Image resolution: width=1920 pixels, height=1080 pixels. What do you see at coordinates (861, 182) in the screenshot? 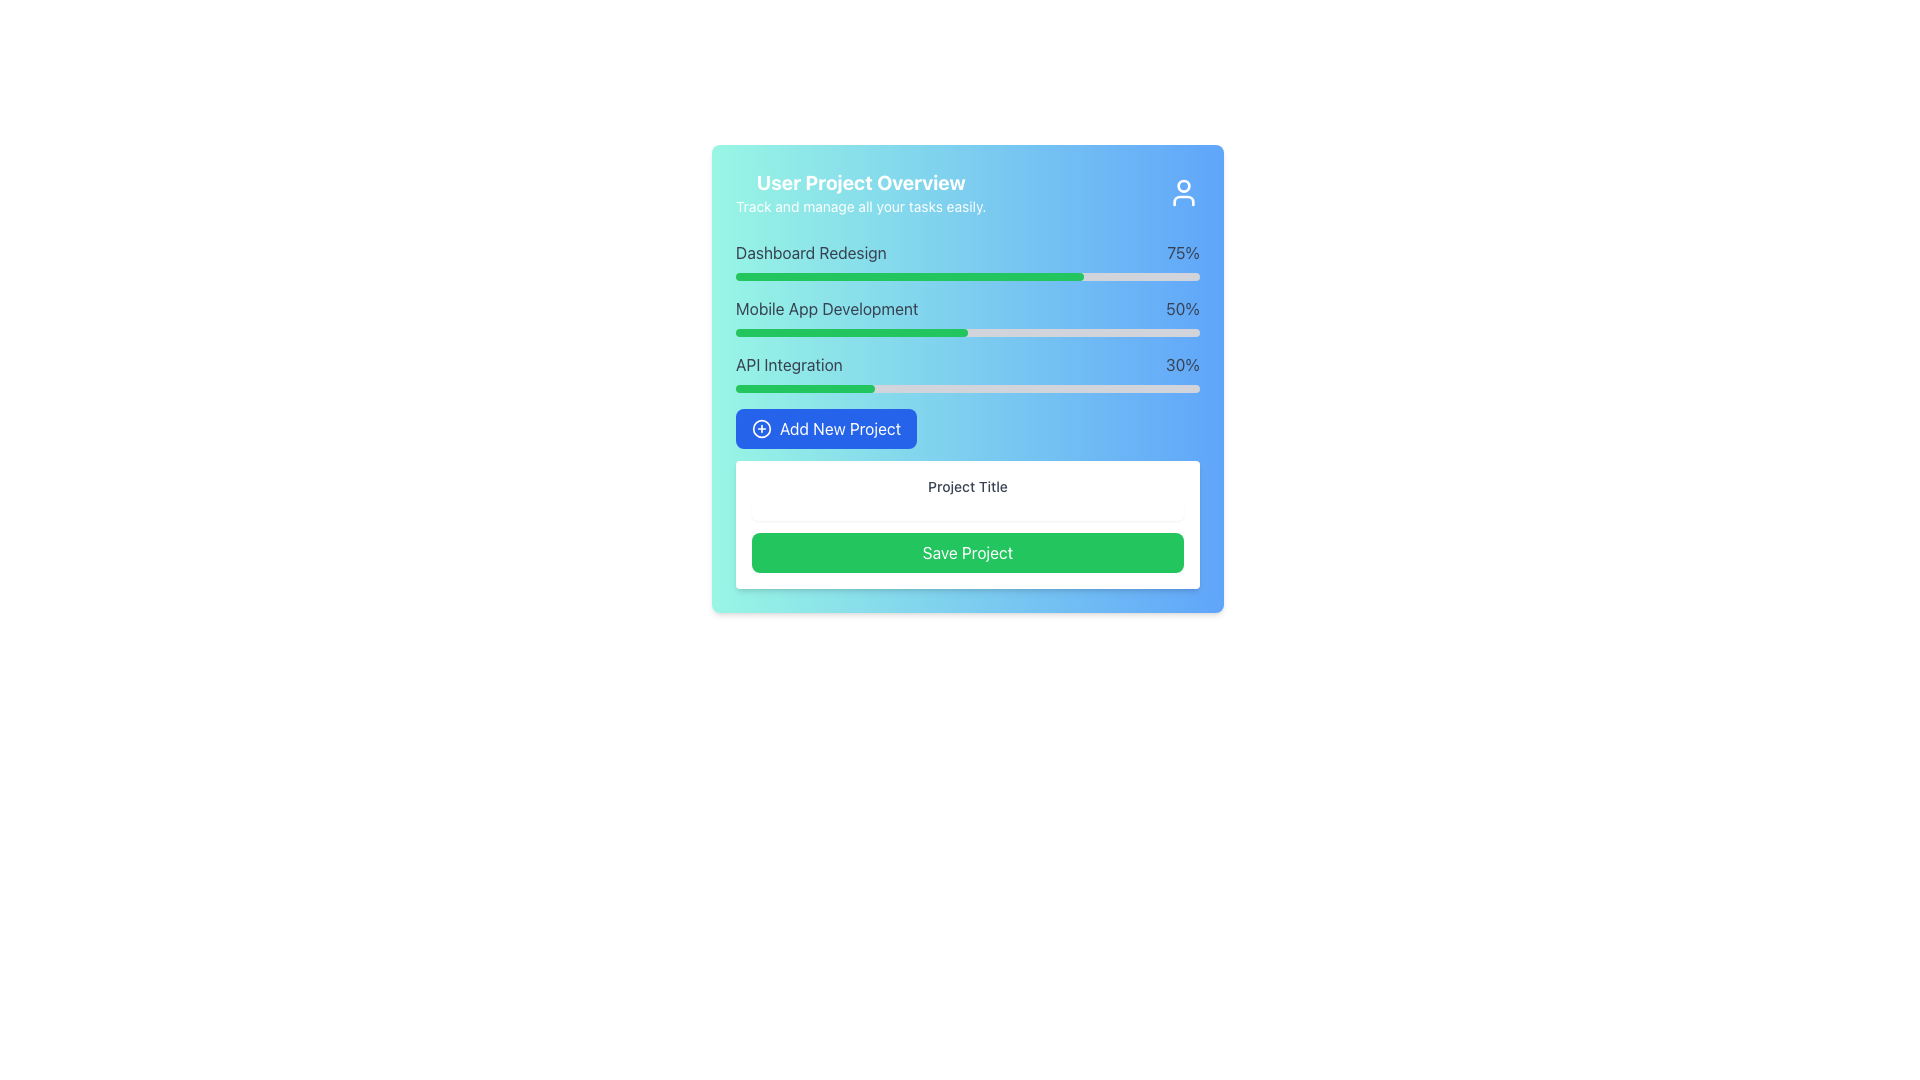
I see `the bold heading text 'User Project Overview'` at bounding box center [861, 182].